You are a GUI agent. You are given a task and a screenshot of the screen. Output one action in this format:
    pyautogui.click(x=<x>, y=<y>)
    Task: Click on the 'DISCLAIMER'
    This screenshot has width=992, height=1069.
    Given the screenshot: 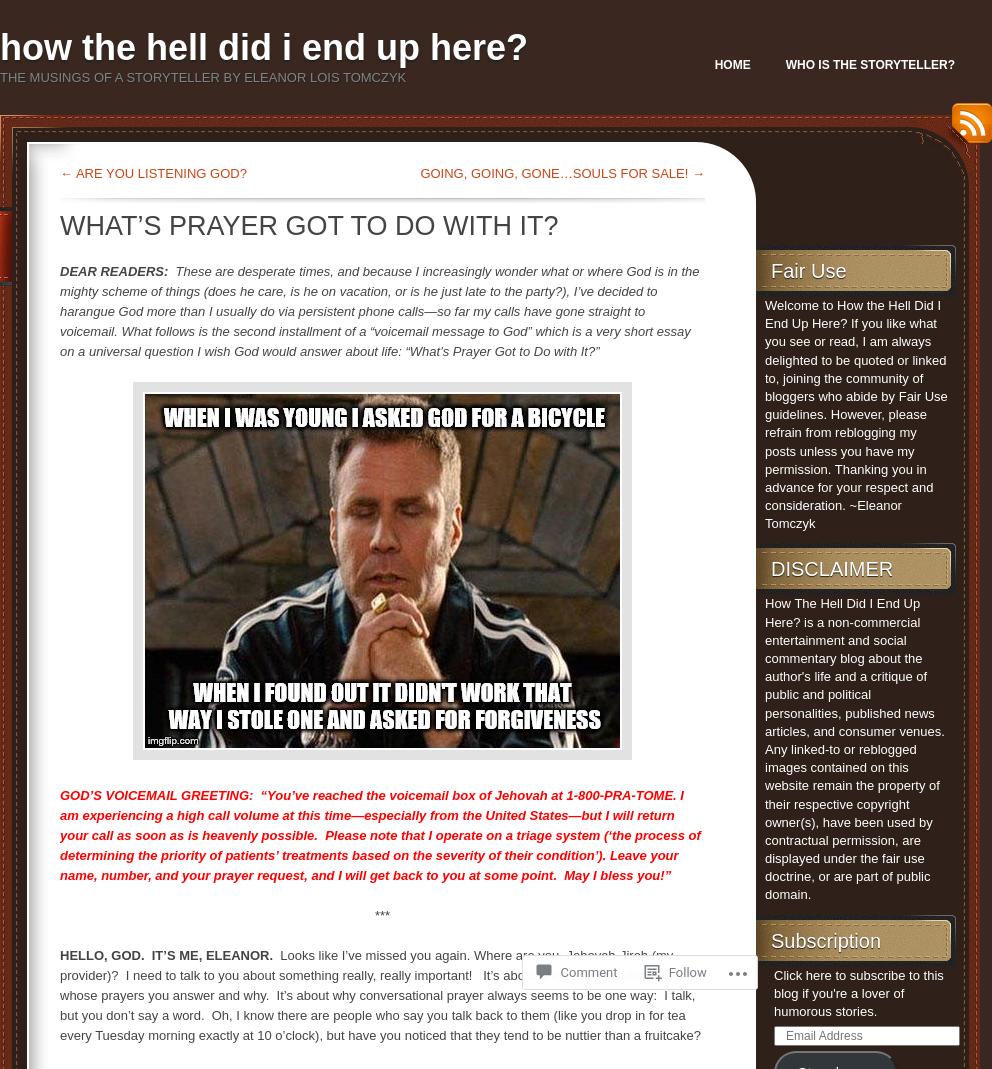 What is the action you would take?
    pyautogui.click(x=769, y=569)
    